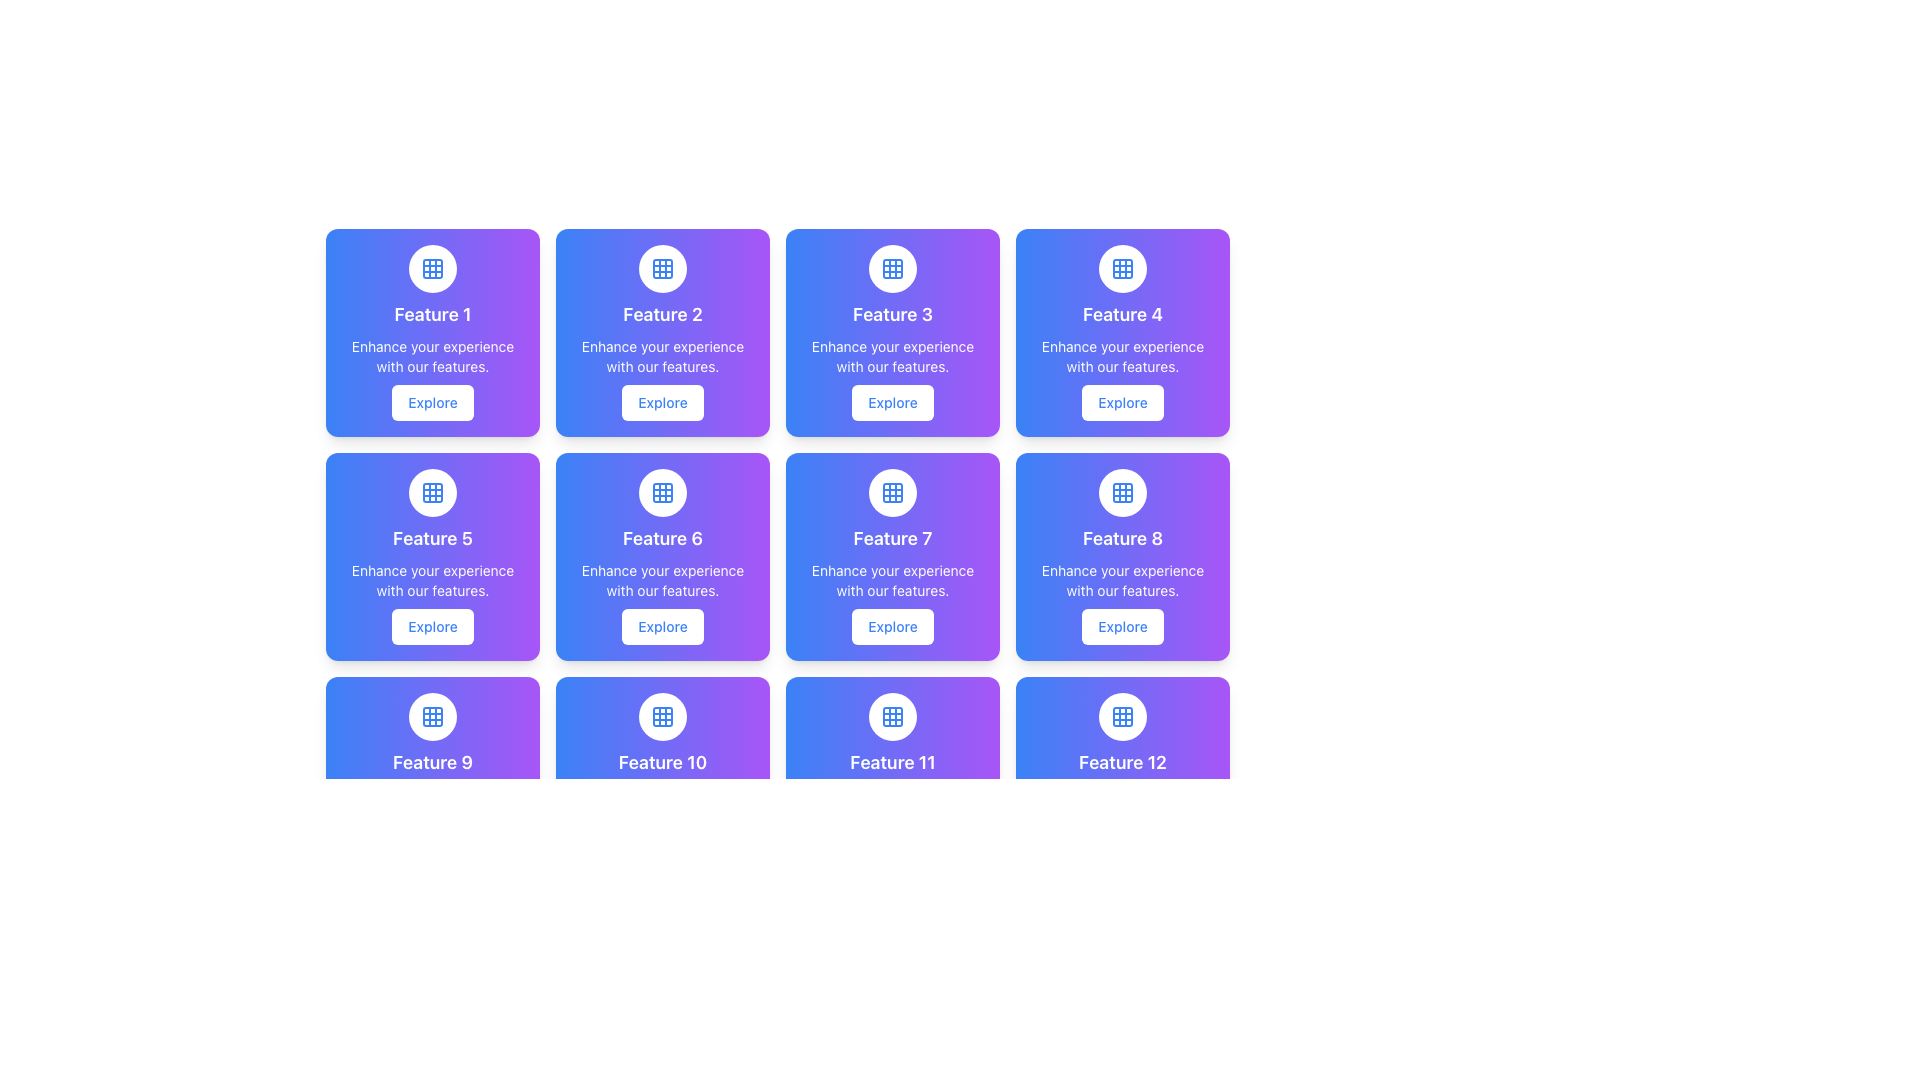 This screenshot has width=1920, height=1080. What do you see at coordinates (662, 716) in the screenshot?
I see `the icon representing the card's purpose or category located within the 'Feature 10' card in the third row and second column of the grid` at bounding box center [662, 716].